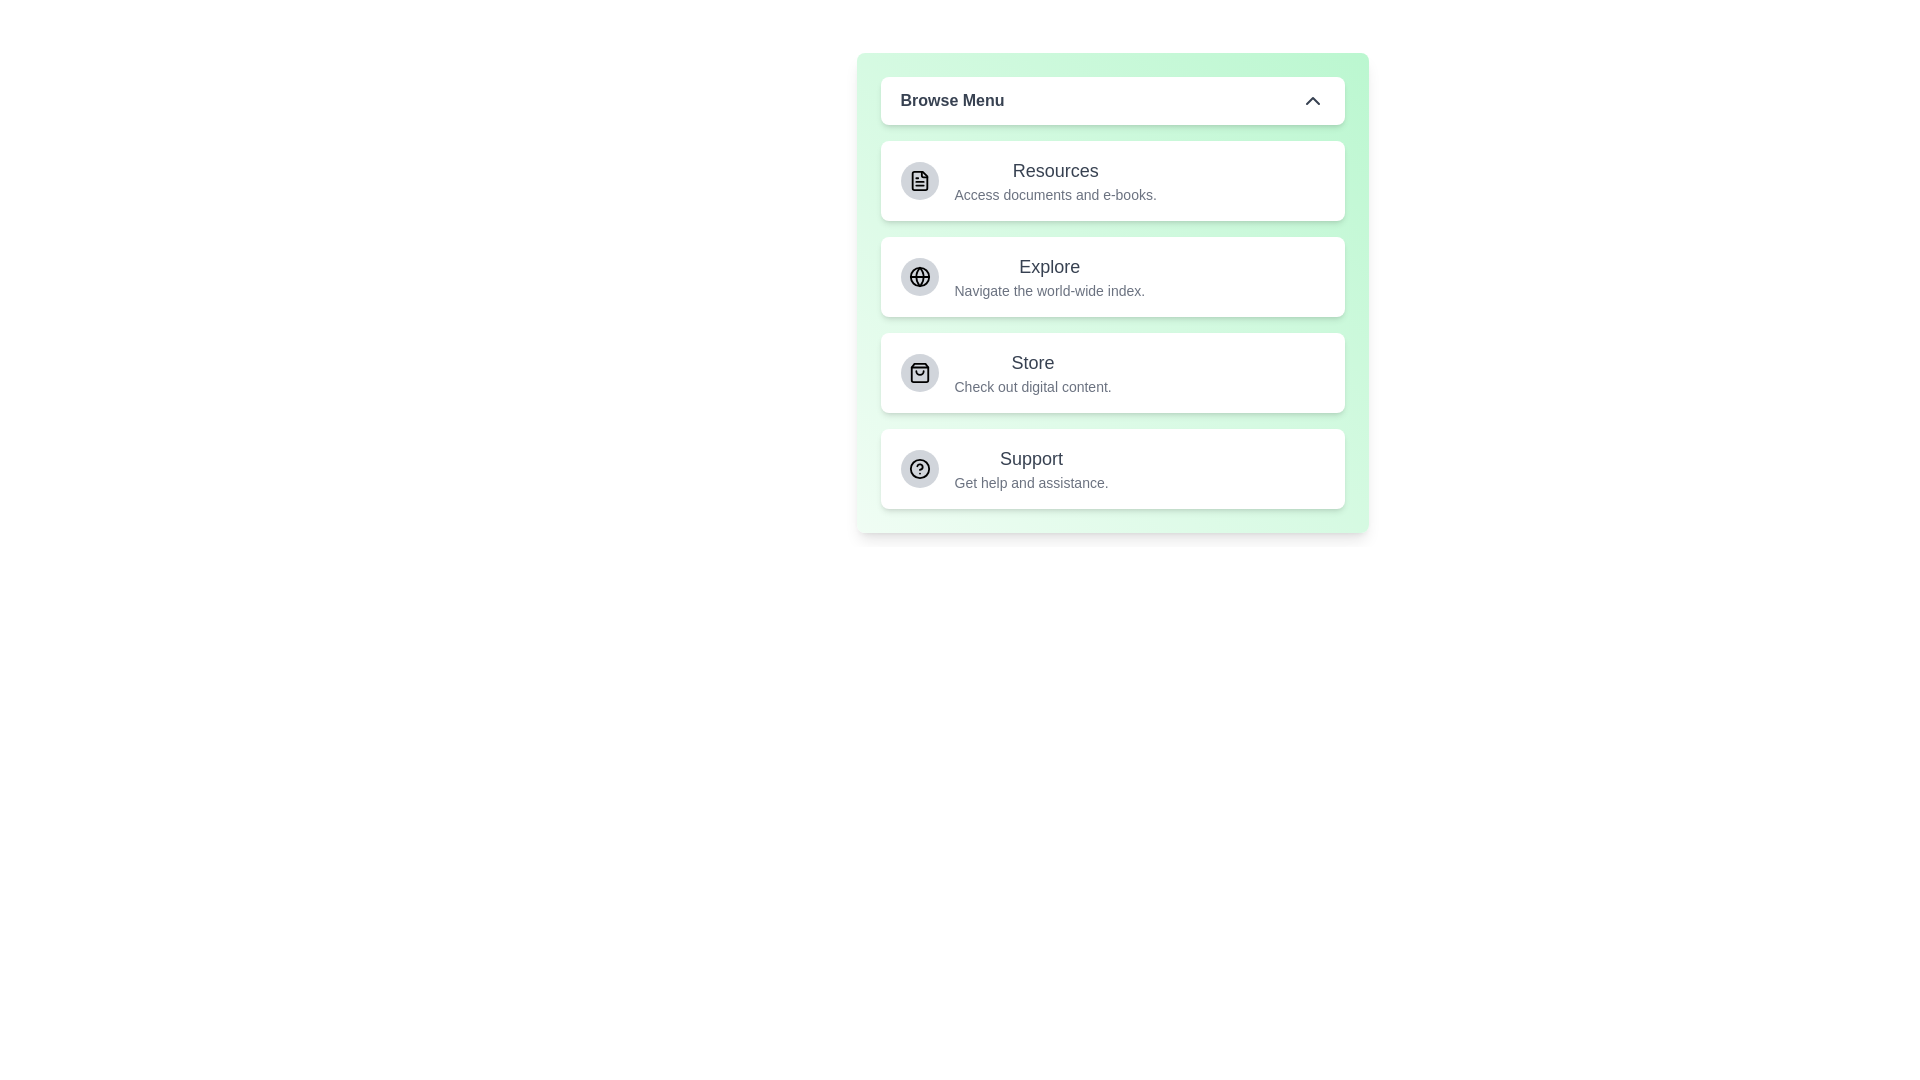 The image size is (1920, 1080). I want to click on the menu item Explore by clicking on it, so click(1111, 277).